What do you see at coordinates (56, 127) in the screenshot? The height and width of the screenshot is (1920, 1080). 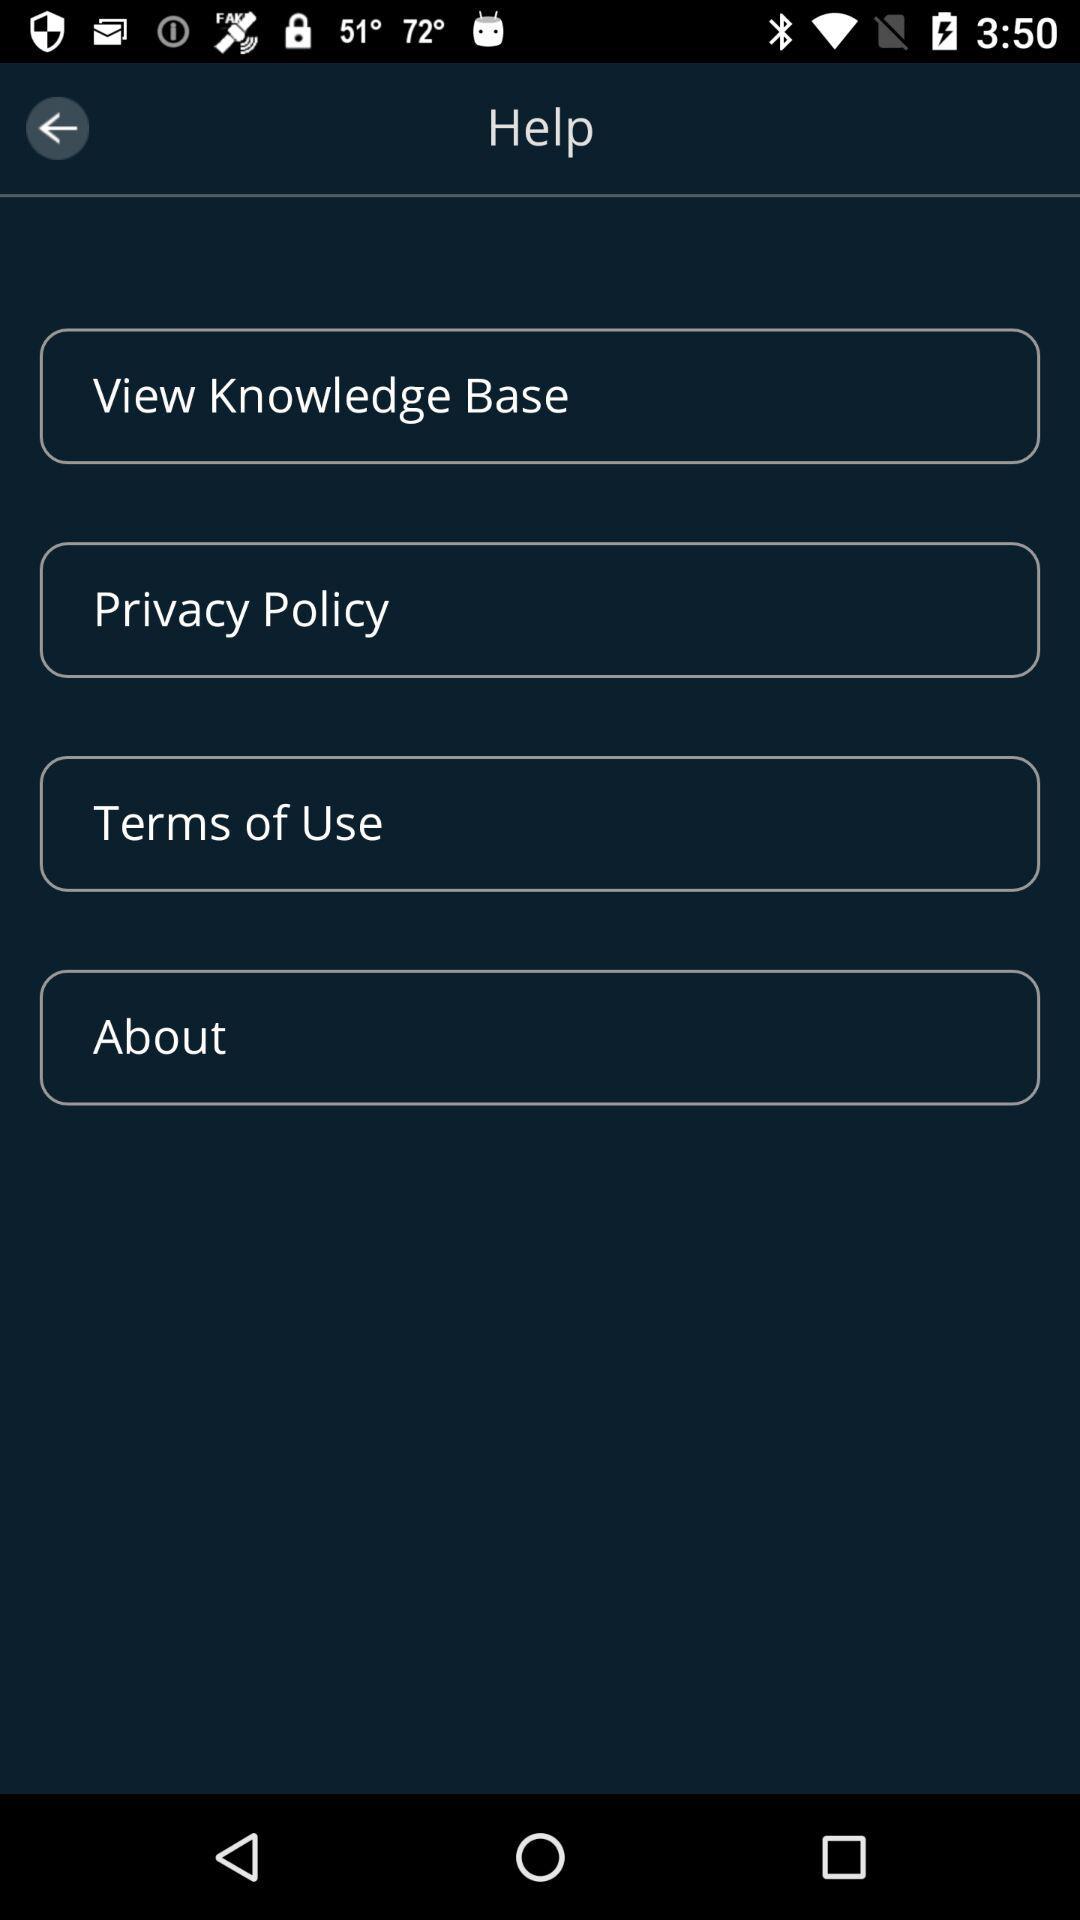 I see `the arrow_backward icon` at bounding box center [56, 127].